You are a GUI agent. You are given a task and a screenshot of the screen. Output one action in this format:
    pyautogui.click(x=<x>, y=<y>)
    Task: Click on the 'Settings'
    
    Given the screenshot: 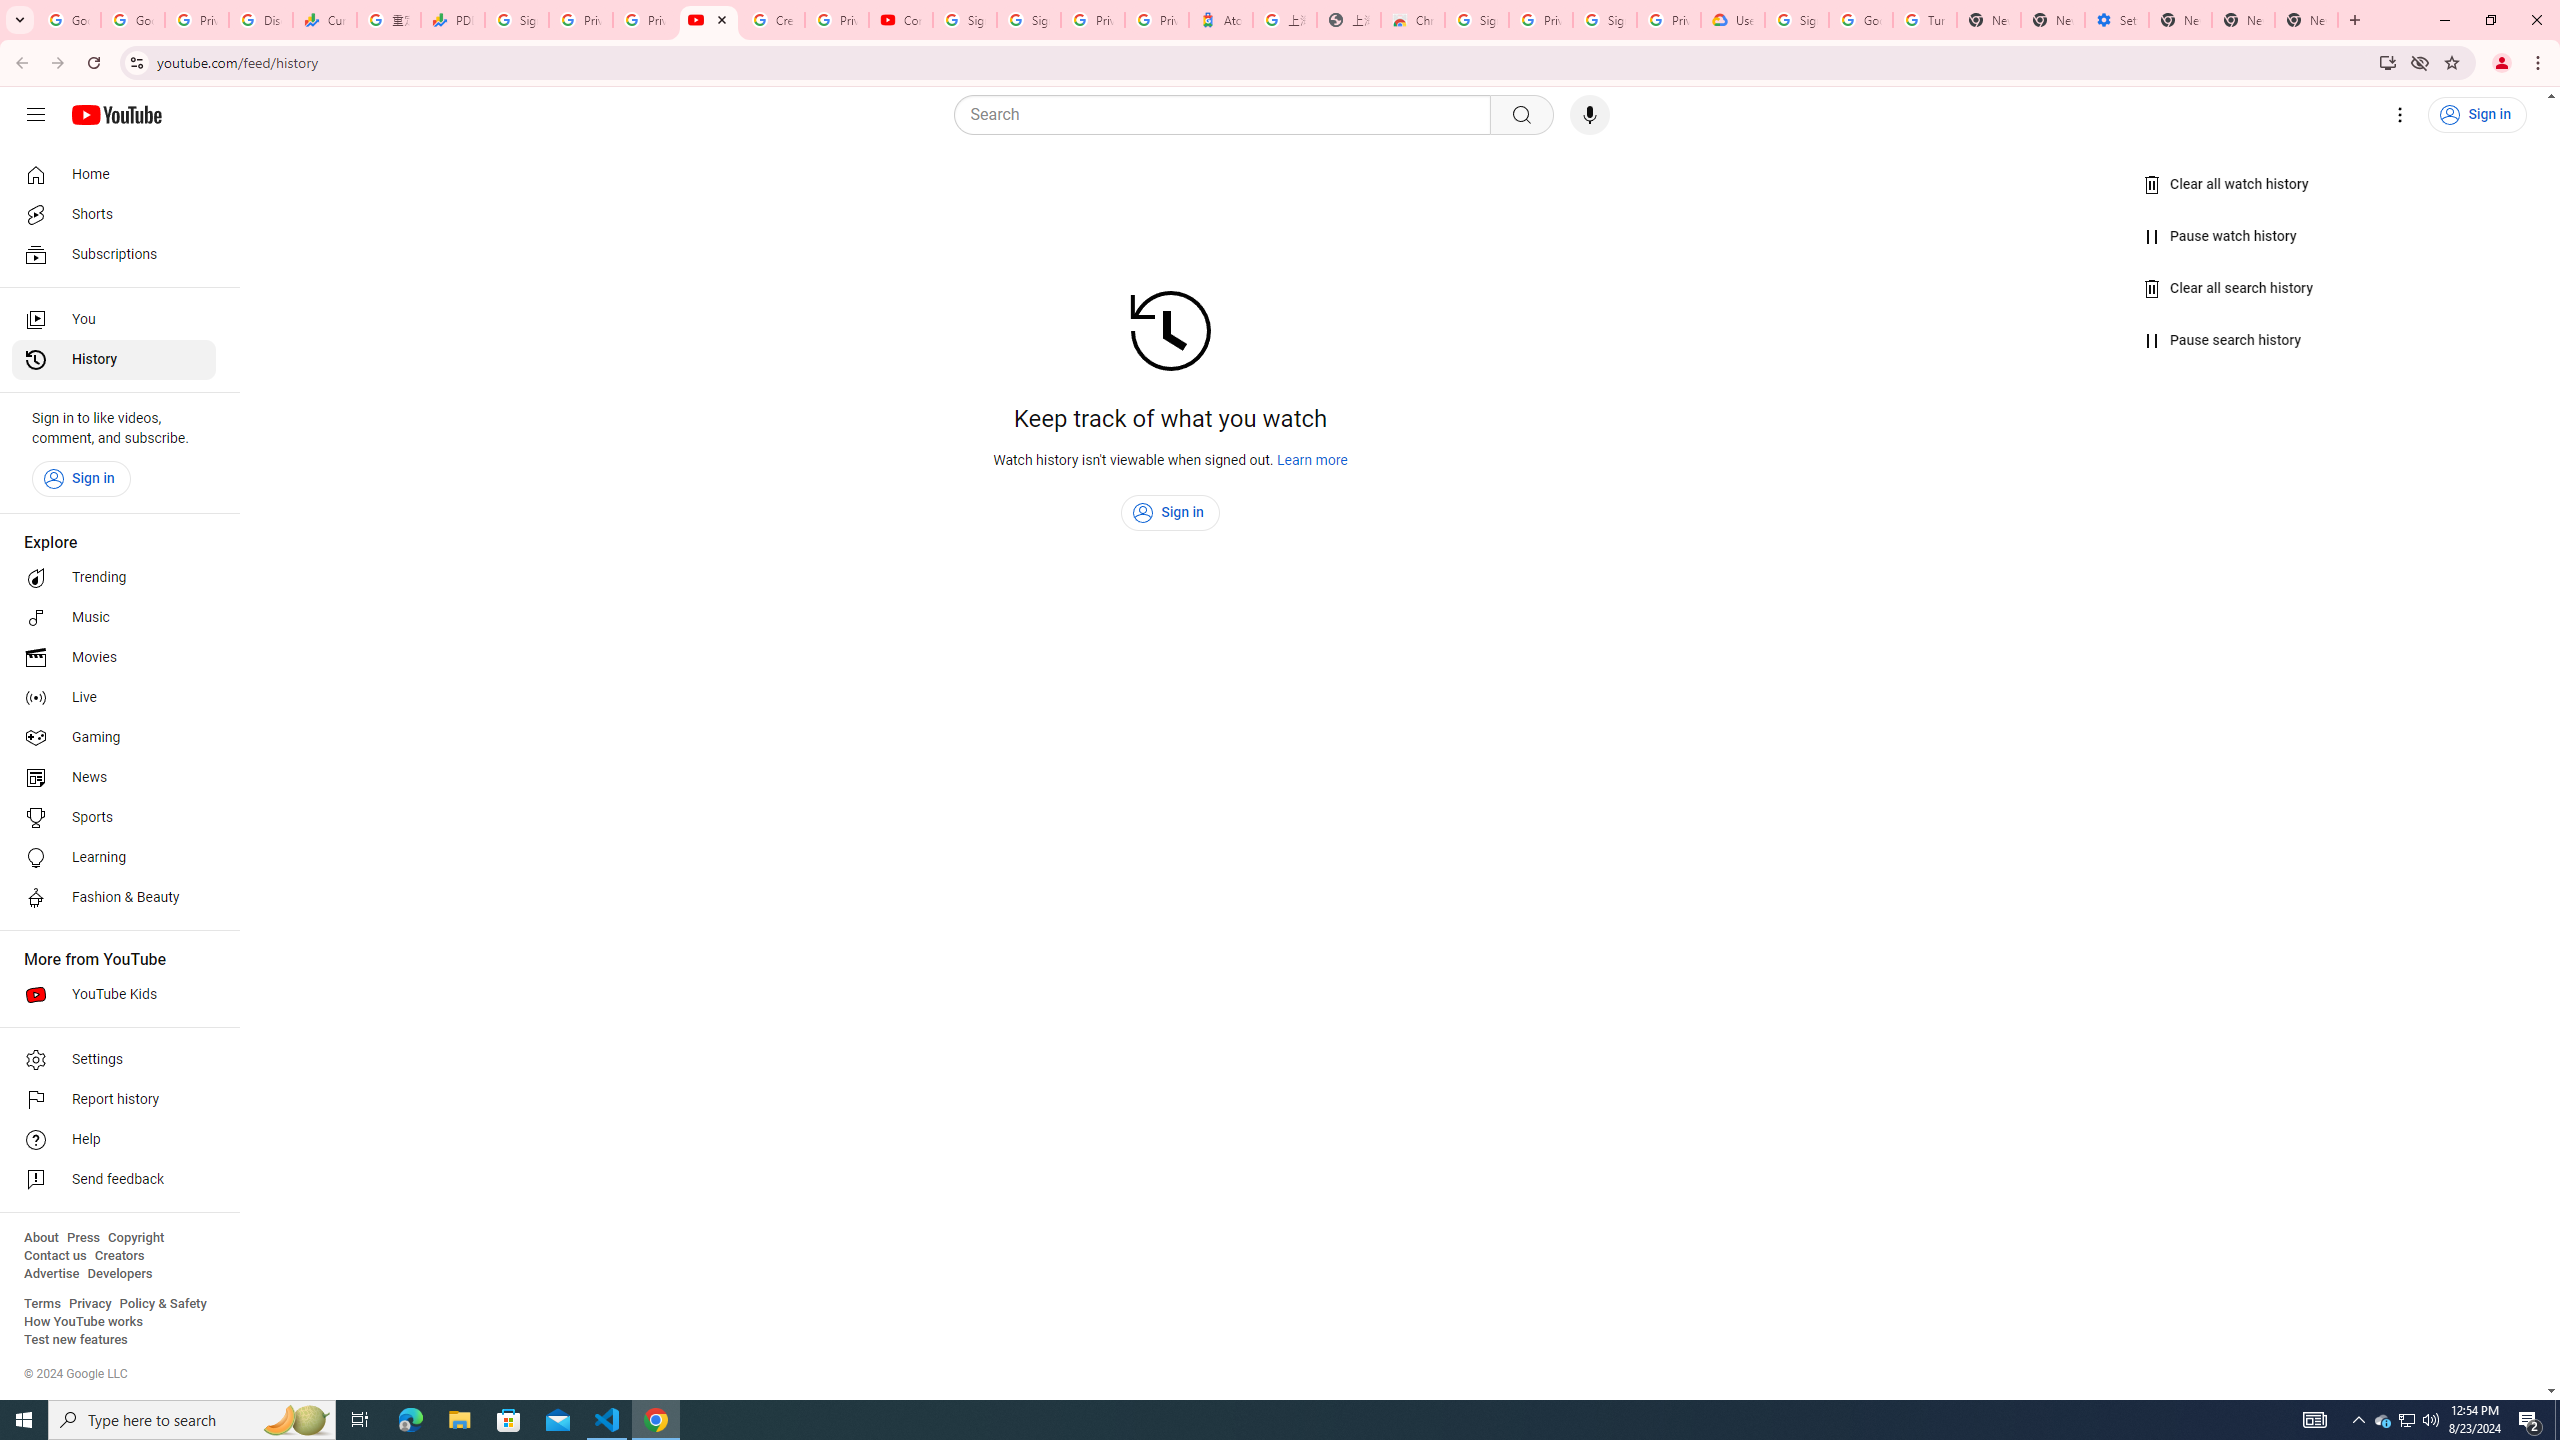 What is the action you would take?
    pyautogui.click(x=113, y=1058)
    